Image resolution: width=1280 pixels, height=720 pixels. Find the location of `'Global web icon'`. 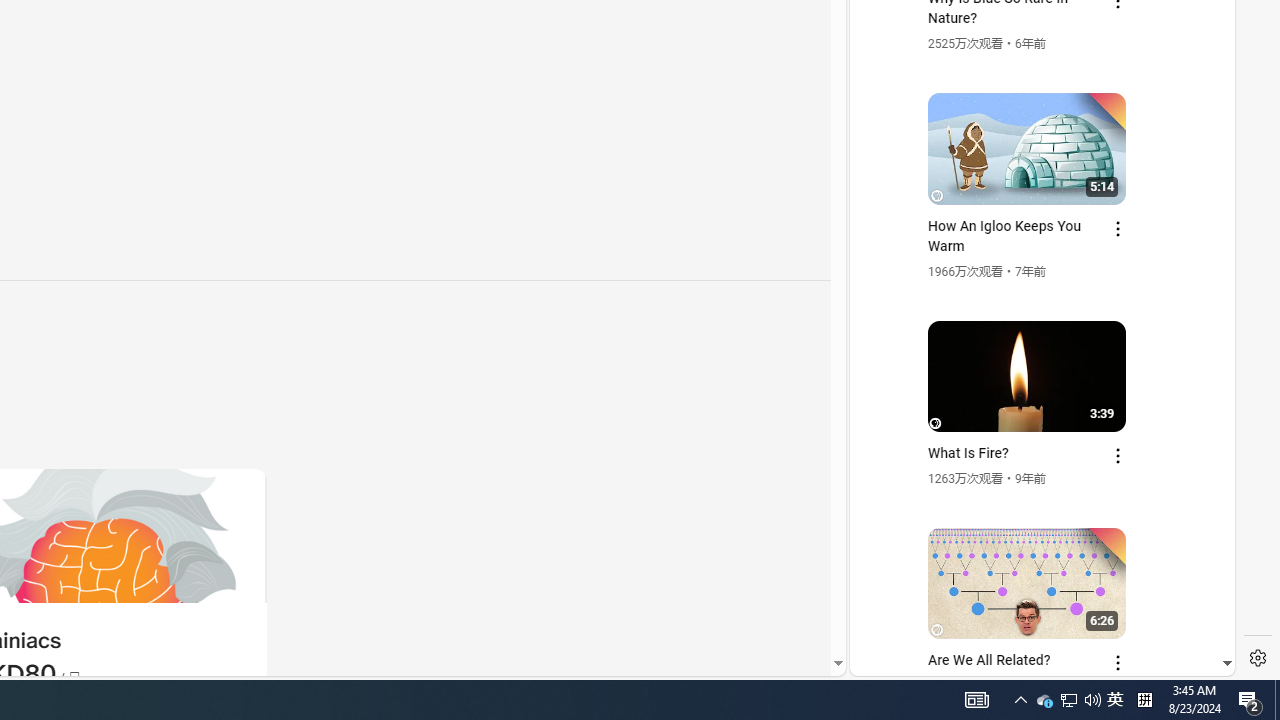

'Global web icon' is located at coordinates (887, 431).